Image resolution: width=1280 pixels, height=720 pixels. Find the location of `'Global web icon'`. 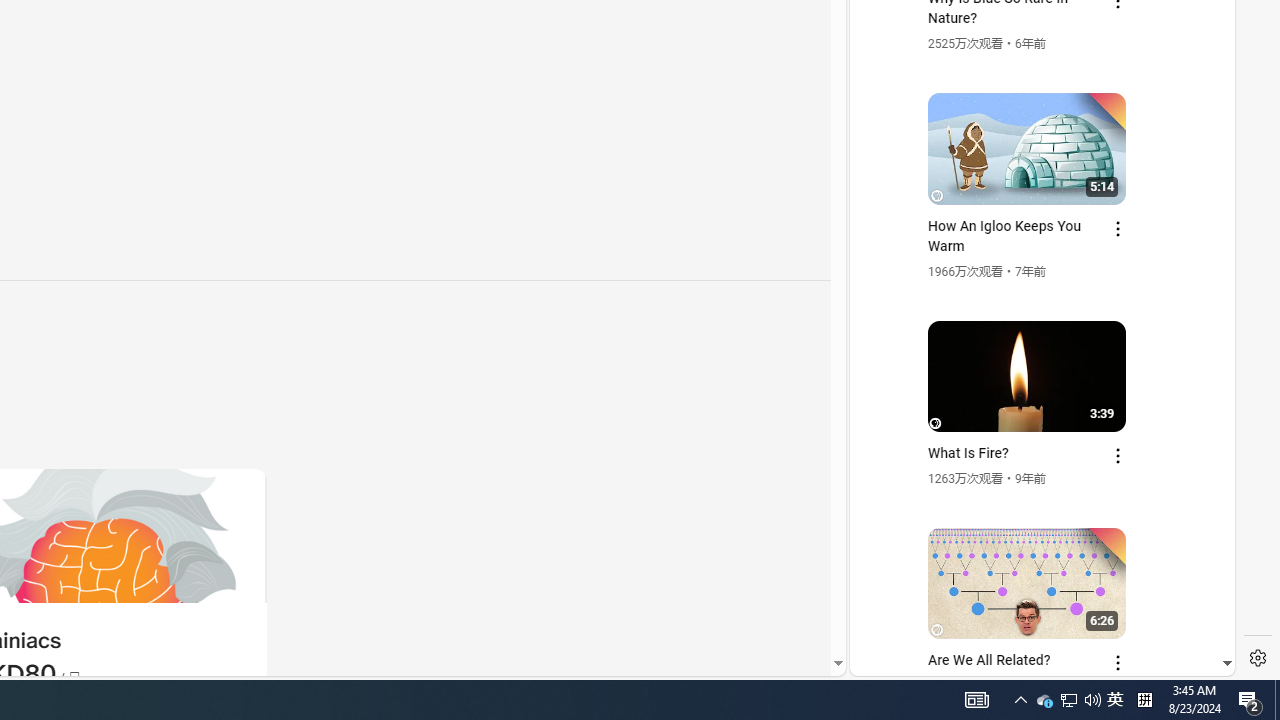

'Global web icon' is located at coordinates (887, 431).